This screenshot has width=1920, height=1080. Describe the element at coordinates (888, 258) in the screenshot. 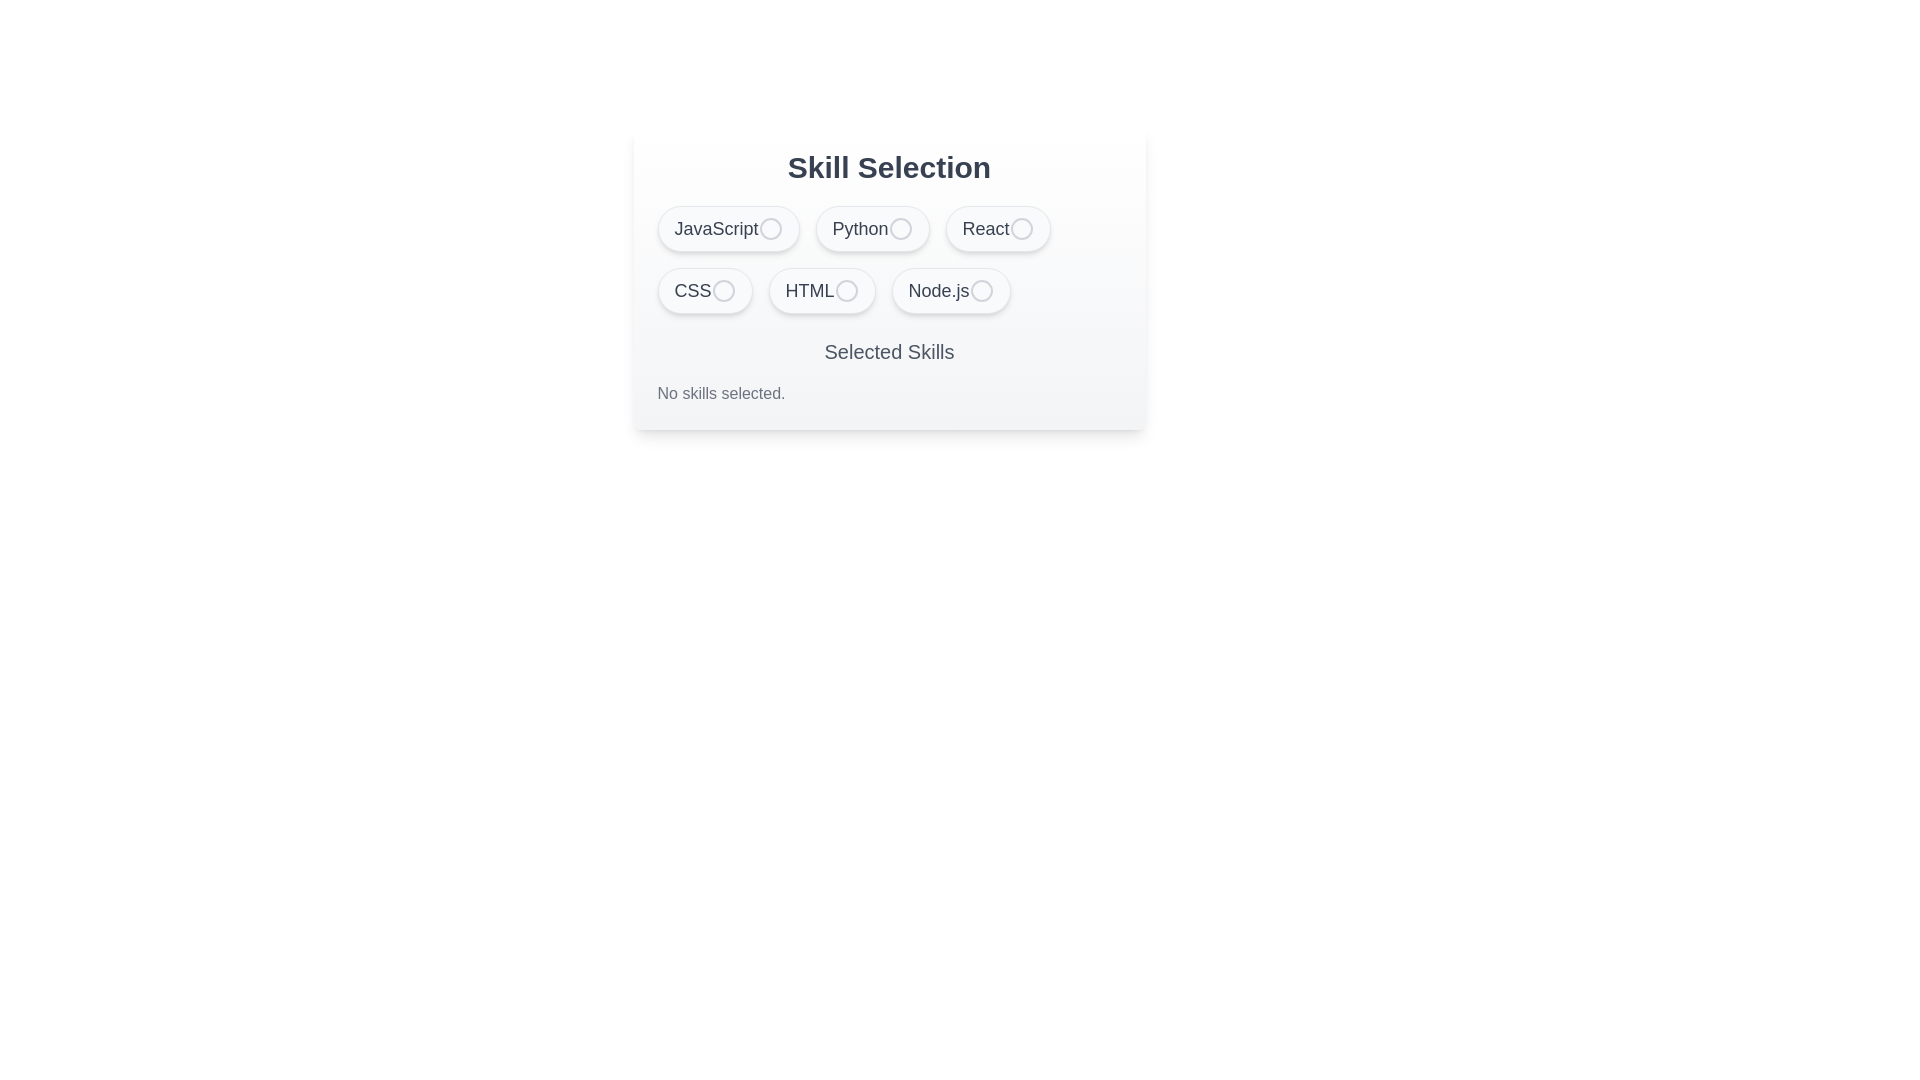

I see `the selectable tags for programming languages located below the title 'Skill Selection'` at that location.